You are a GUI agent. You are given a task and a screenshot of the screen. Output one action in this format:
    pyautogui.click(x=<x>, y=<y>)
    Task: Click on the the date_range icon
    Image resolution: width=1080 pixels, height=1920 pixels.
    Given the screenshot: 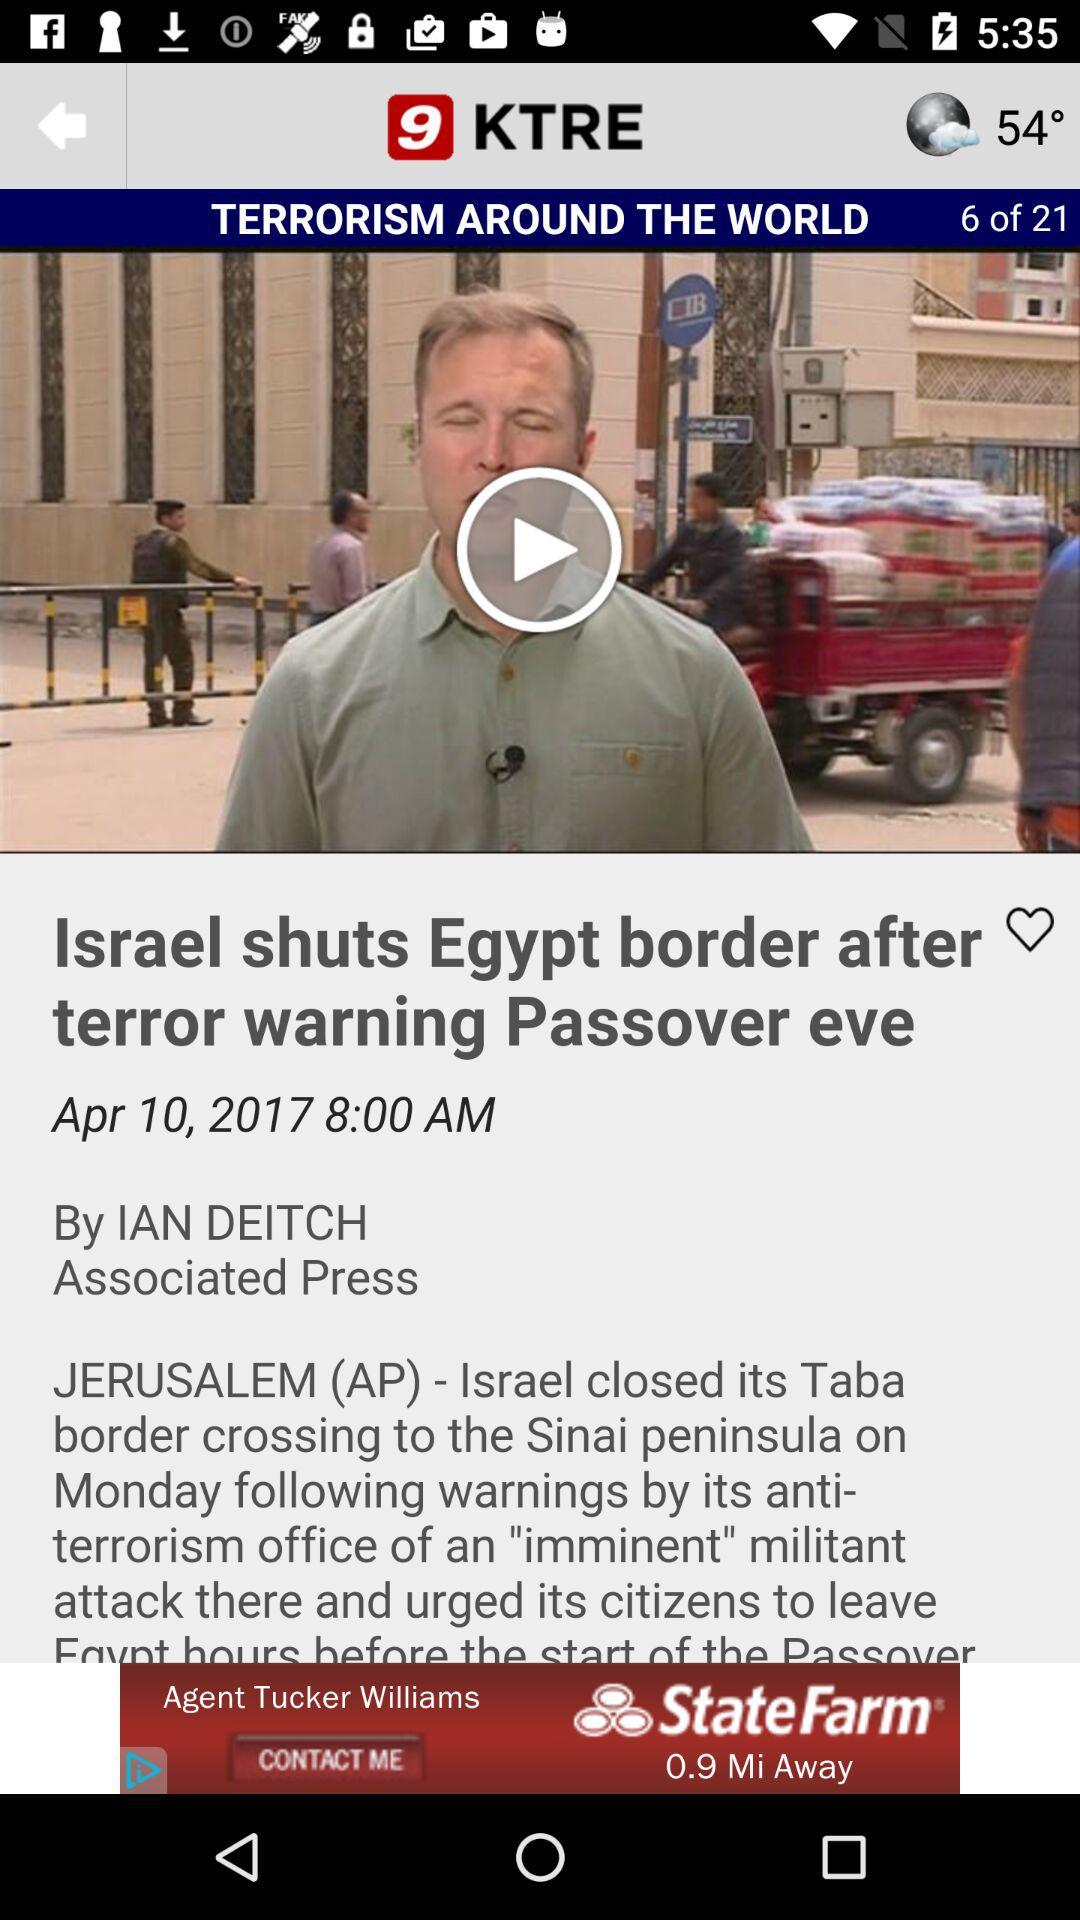 What is the action you would take?
    pyautogui.click(x=540, y=124)
    